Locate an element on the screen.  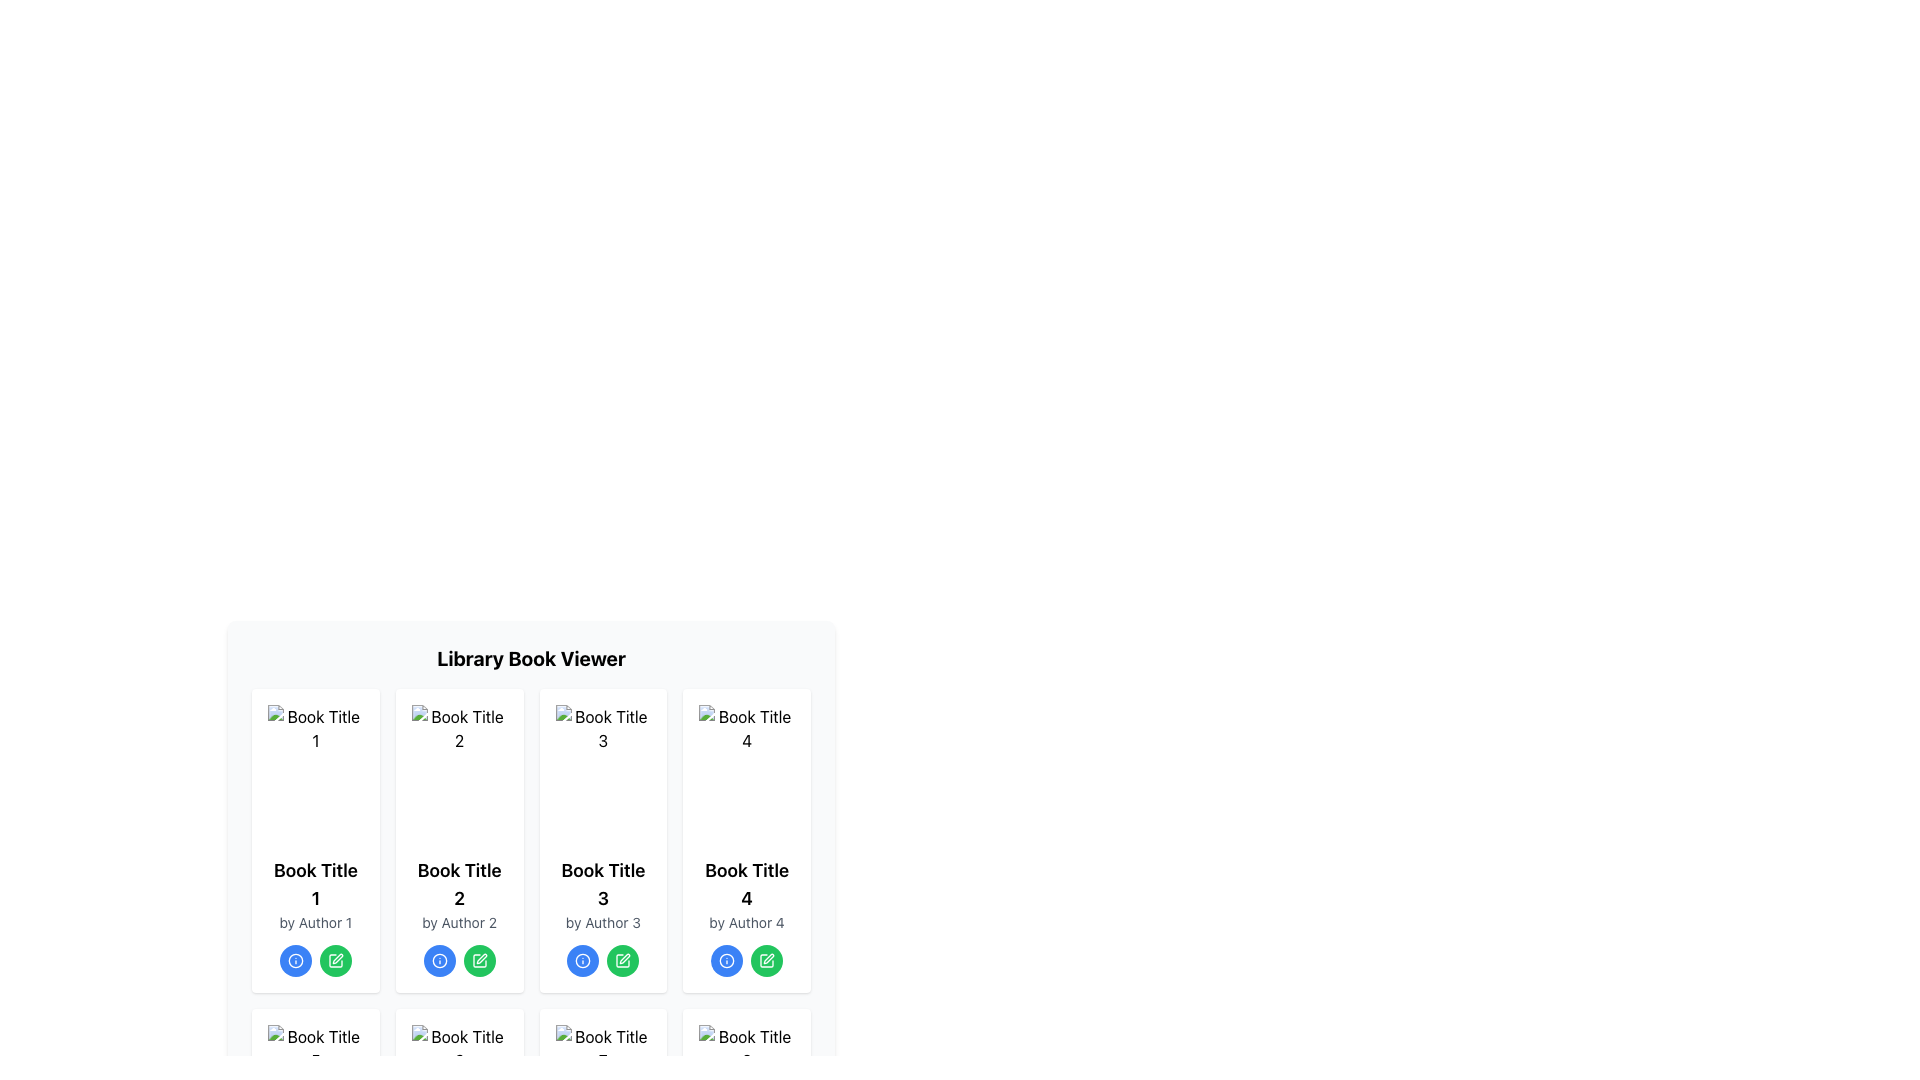
the pen icon button for editing purposes located in the control panel of 'Book Title 3' is located at coordinates (622, 959).